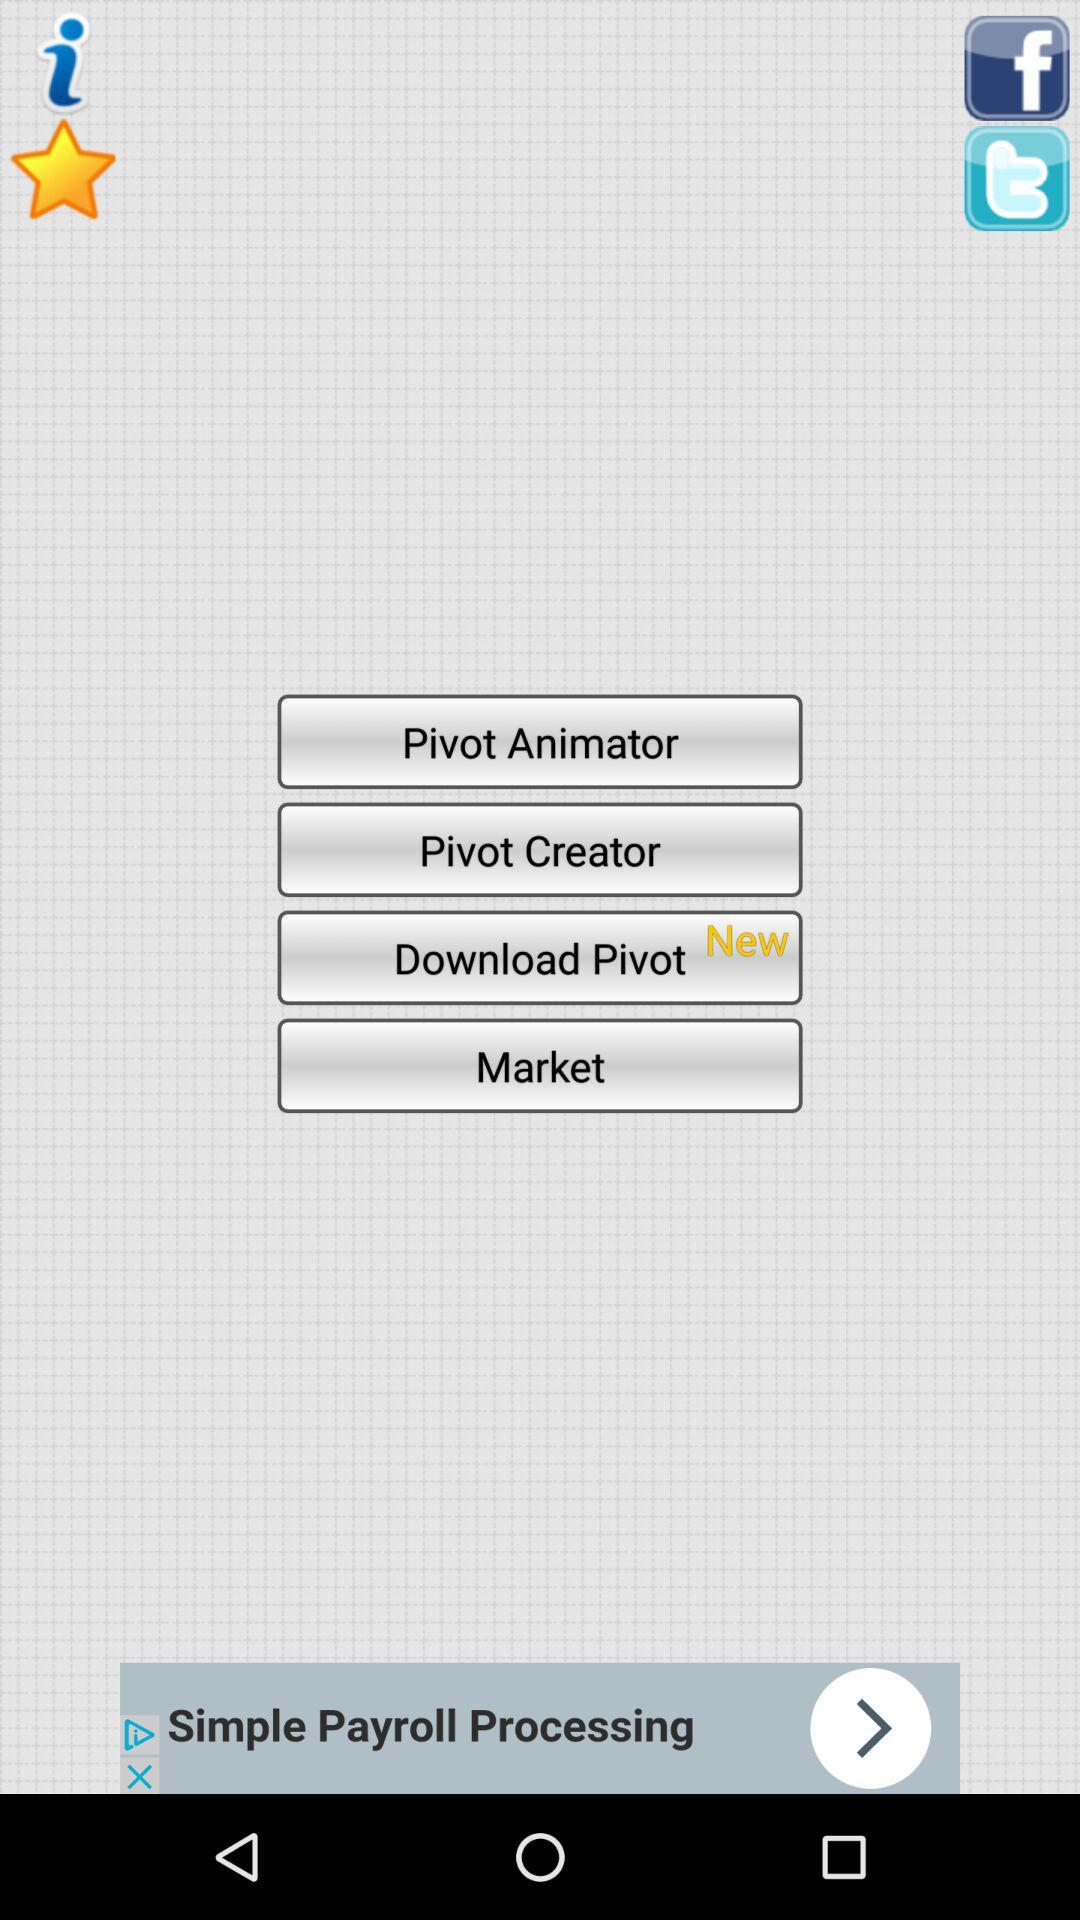 The width and height of the screenshot is (1080, 1920). I want to click on the icon below the pivot creator, so click(540, 956).